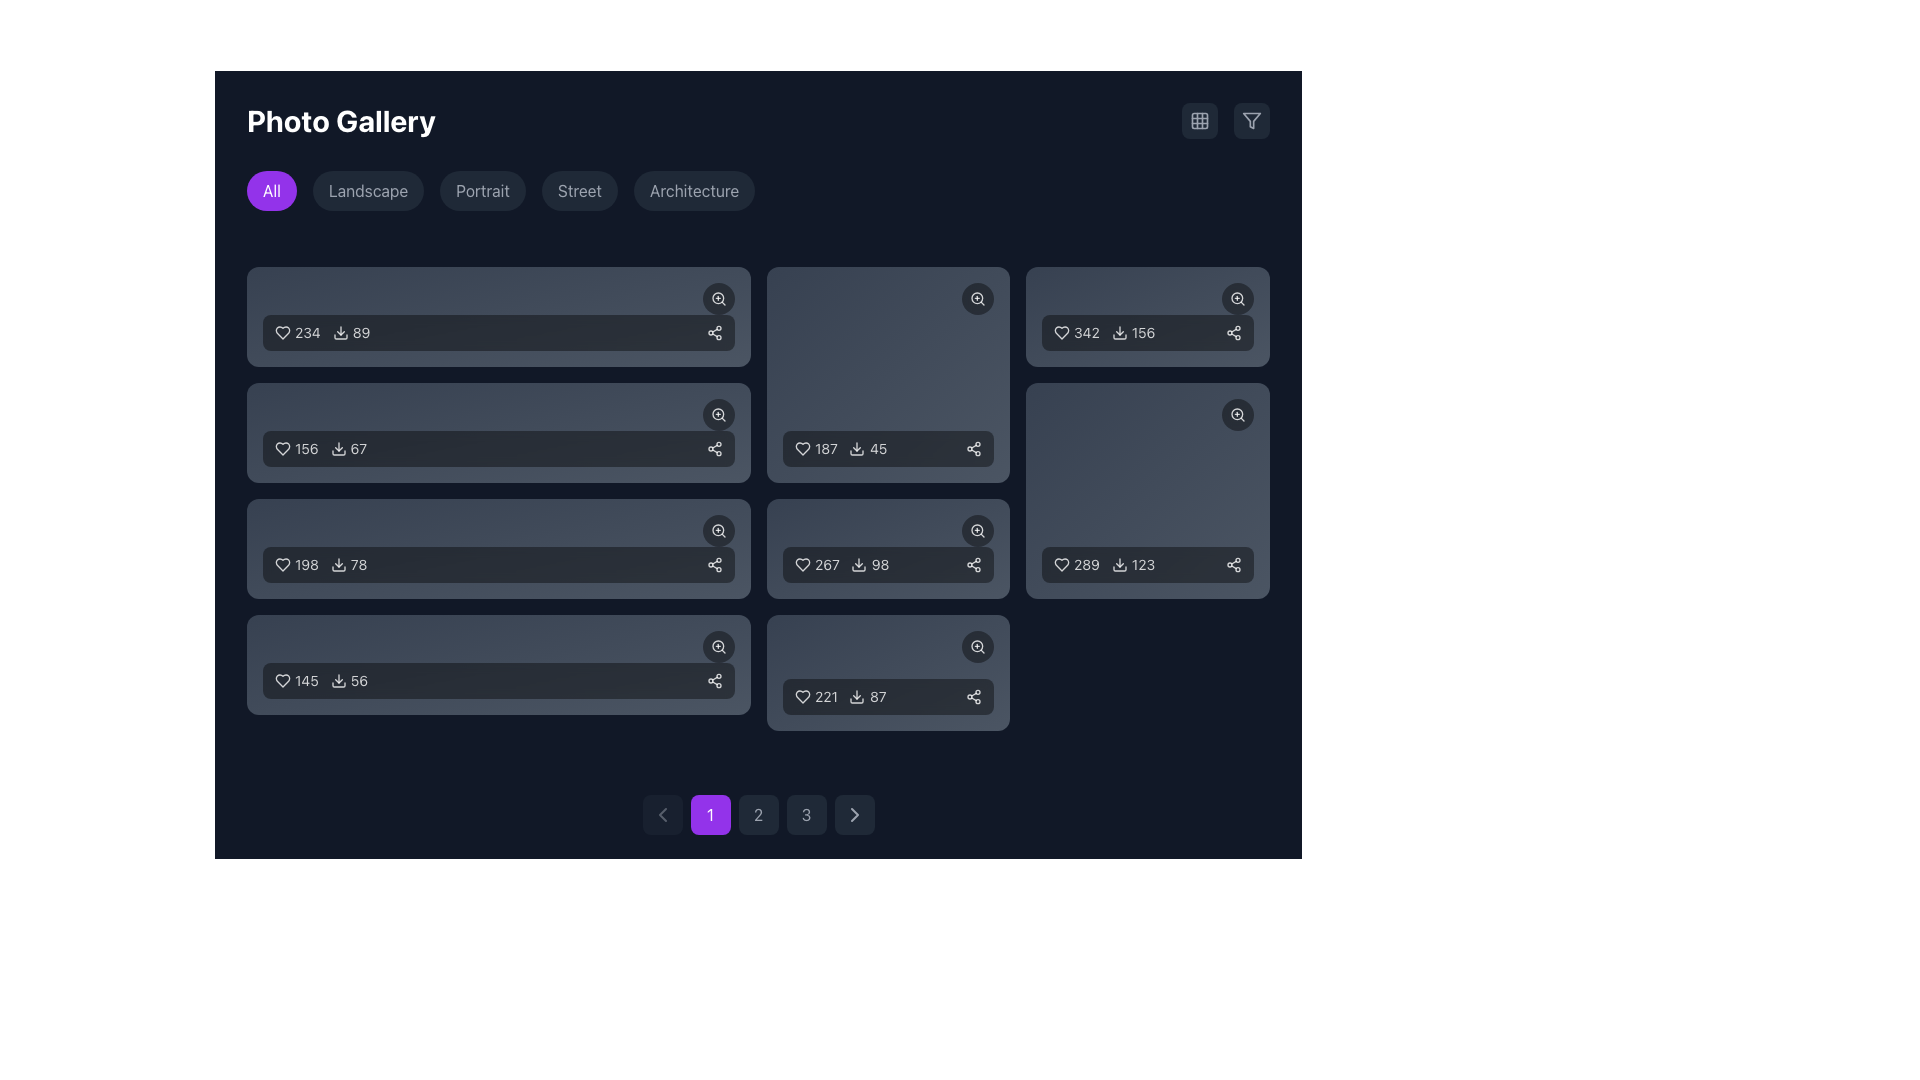  I want to click on the text label displaying the number '289', which is styled in a simple, sans-serif font and appears light-colored against a dark background, positioned to the right of a heart-shaped icon in the bottom row of a grid layout, so click(1086, 564).